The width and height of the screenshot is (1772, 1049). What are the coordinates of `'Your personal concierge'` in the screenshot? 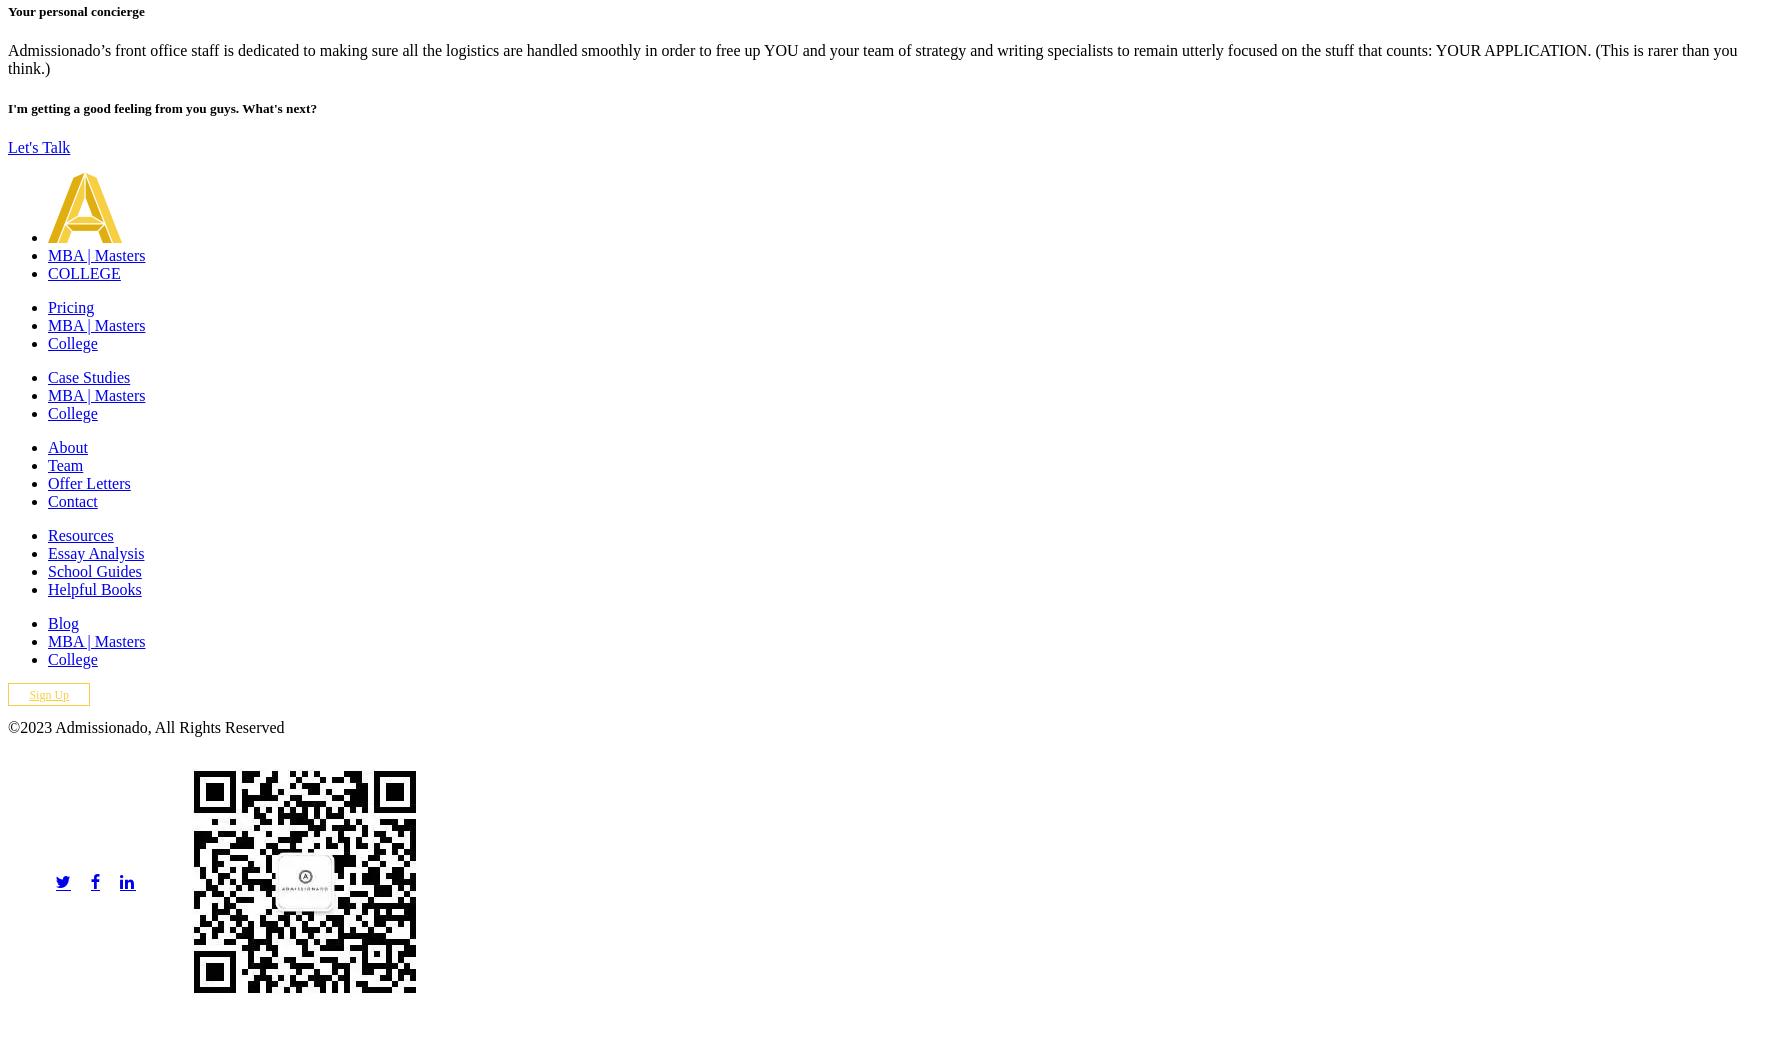 It's located at (75, 10).